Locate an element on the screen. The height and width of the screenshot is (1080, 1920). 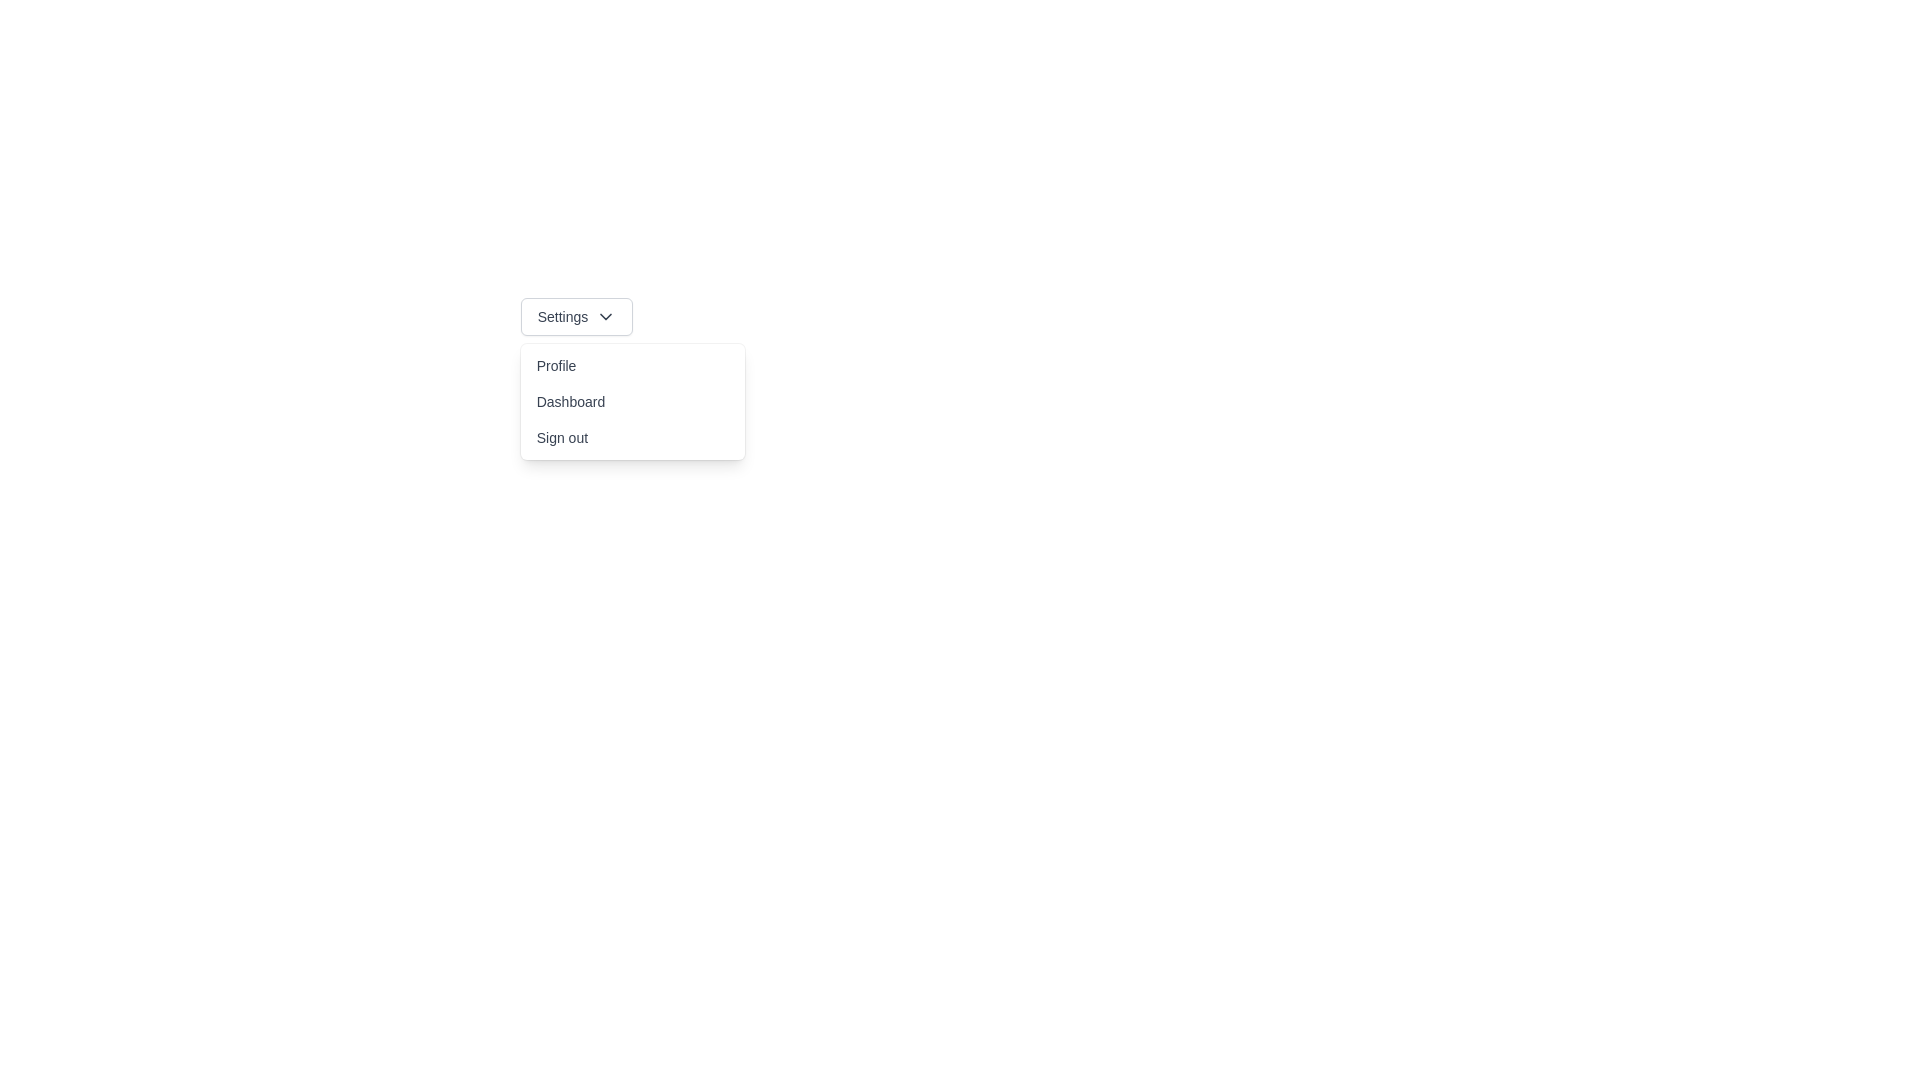
the 'Profile' menu item located directly beneath the 'Settings' button in the dropdown menu is located at coordinates (631, 366).